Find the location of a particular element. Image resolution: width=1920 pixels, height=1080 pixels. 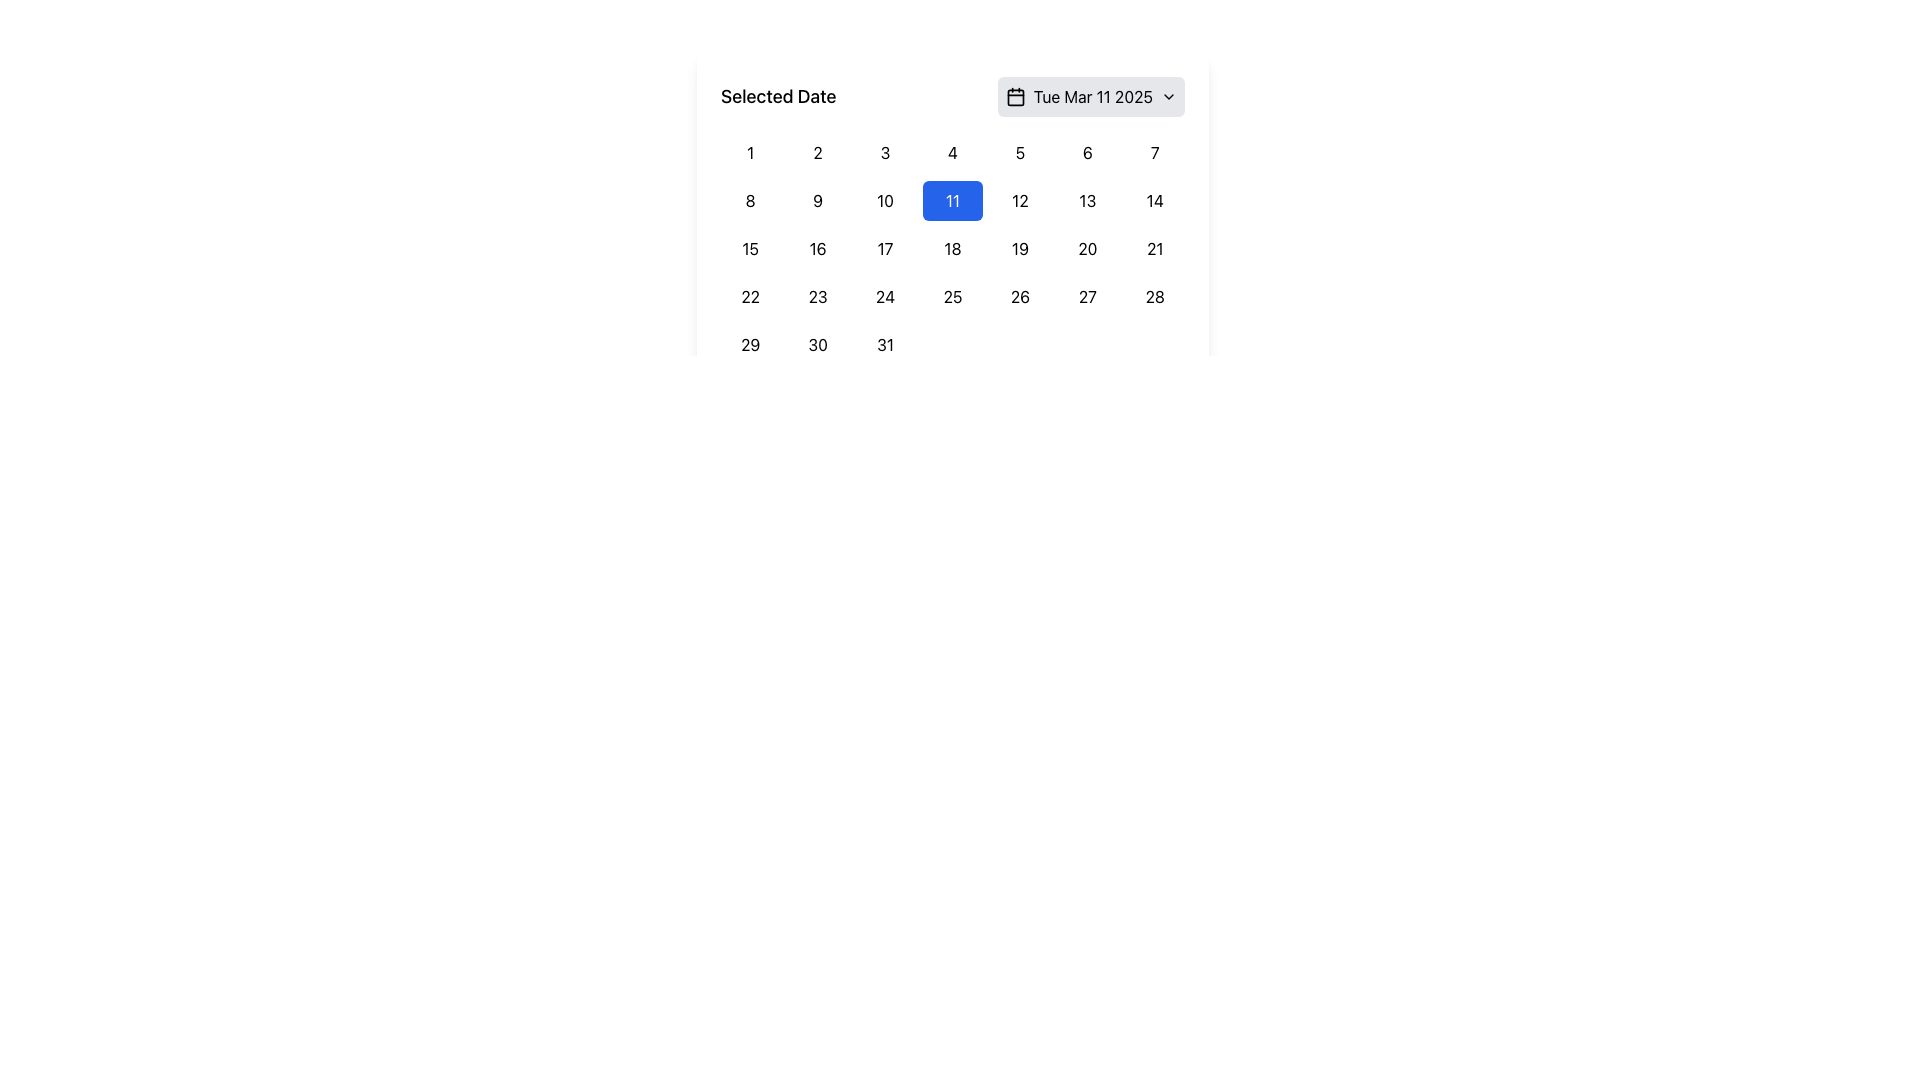

the button representing the date in the sixth row and seventh column of the calendar is located at coordinates (1155, 248).